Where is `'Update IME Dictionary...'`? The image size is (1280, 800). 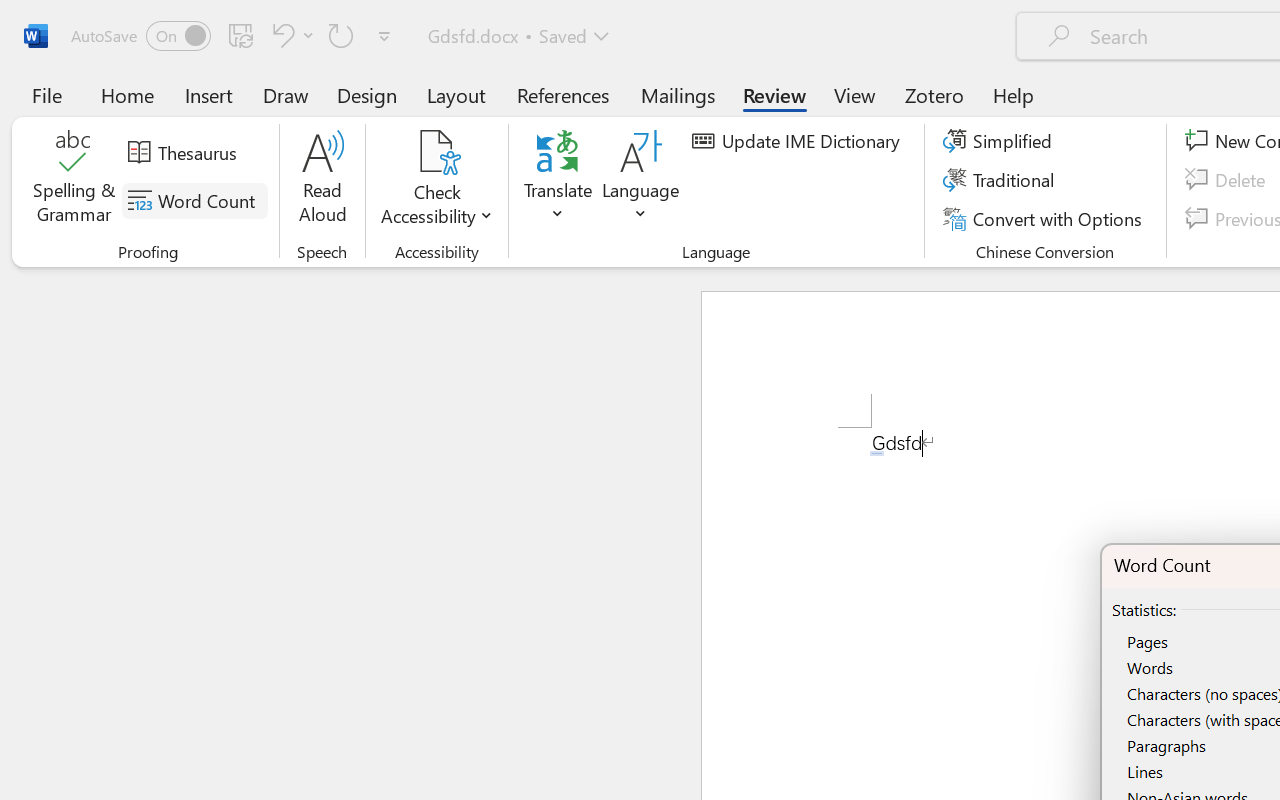 'Update IME Dictionary...' is located at coordinates (798, 141).